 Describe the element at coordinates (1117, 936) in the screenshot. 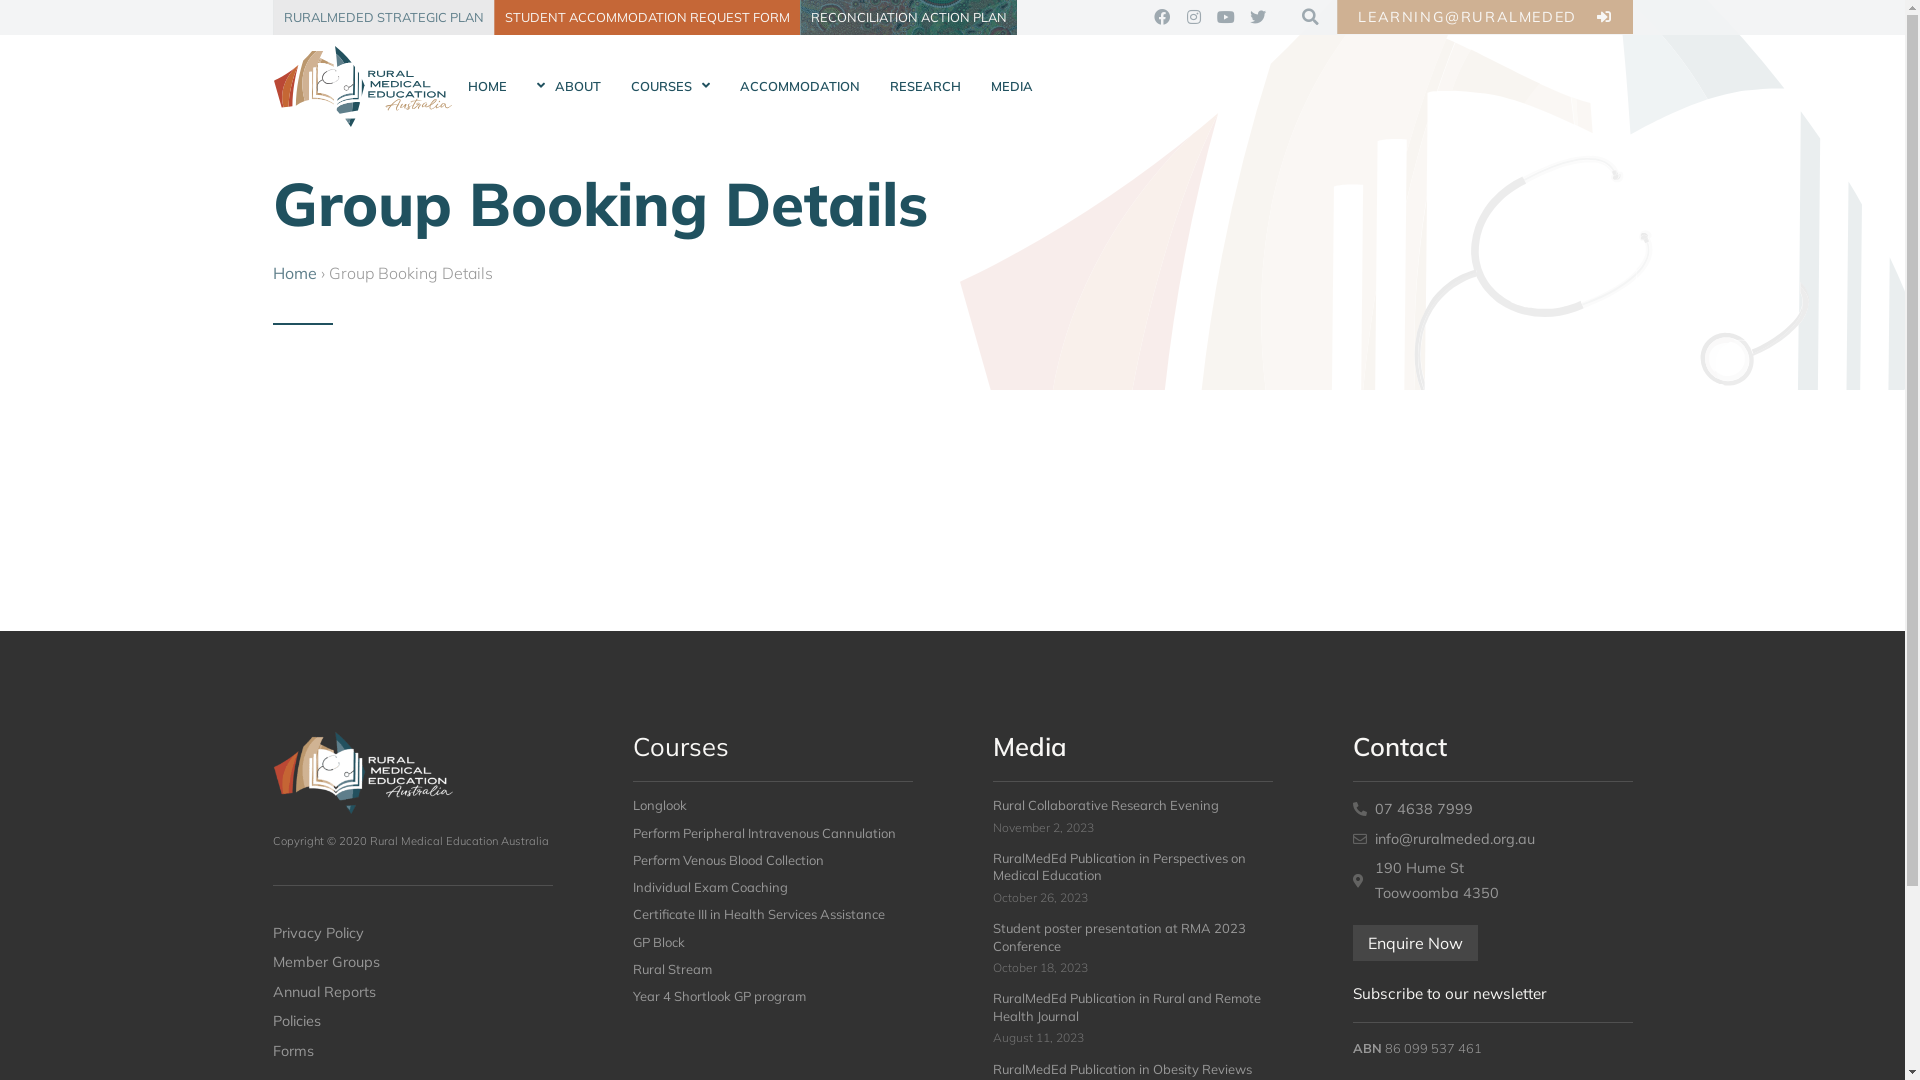

I see `'Student poster presentation at RMA 2023 Conference'` at that location.